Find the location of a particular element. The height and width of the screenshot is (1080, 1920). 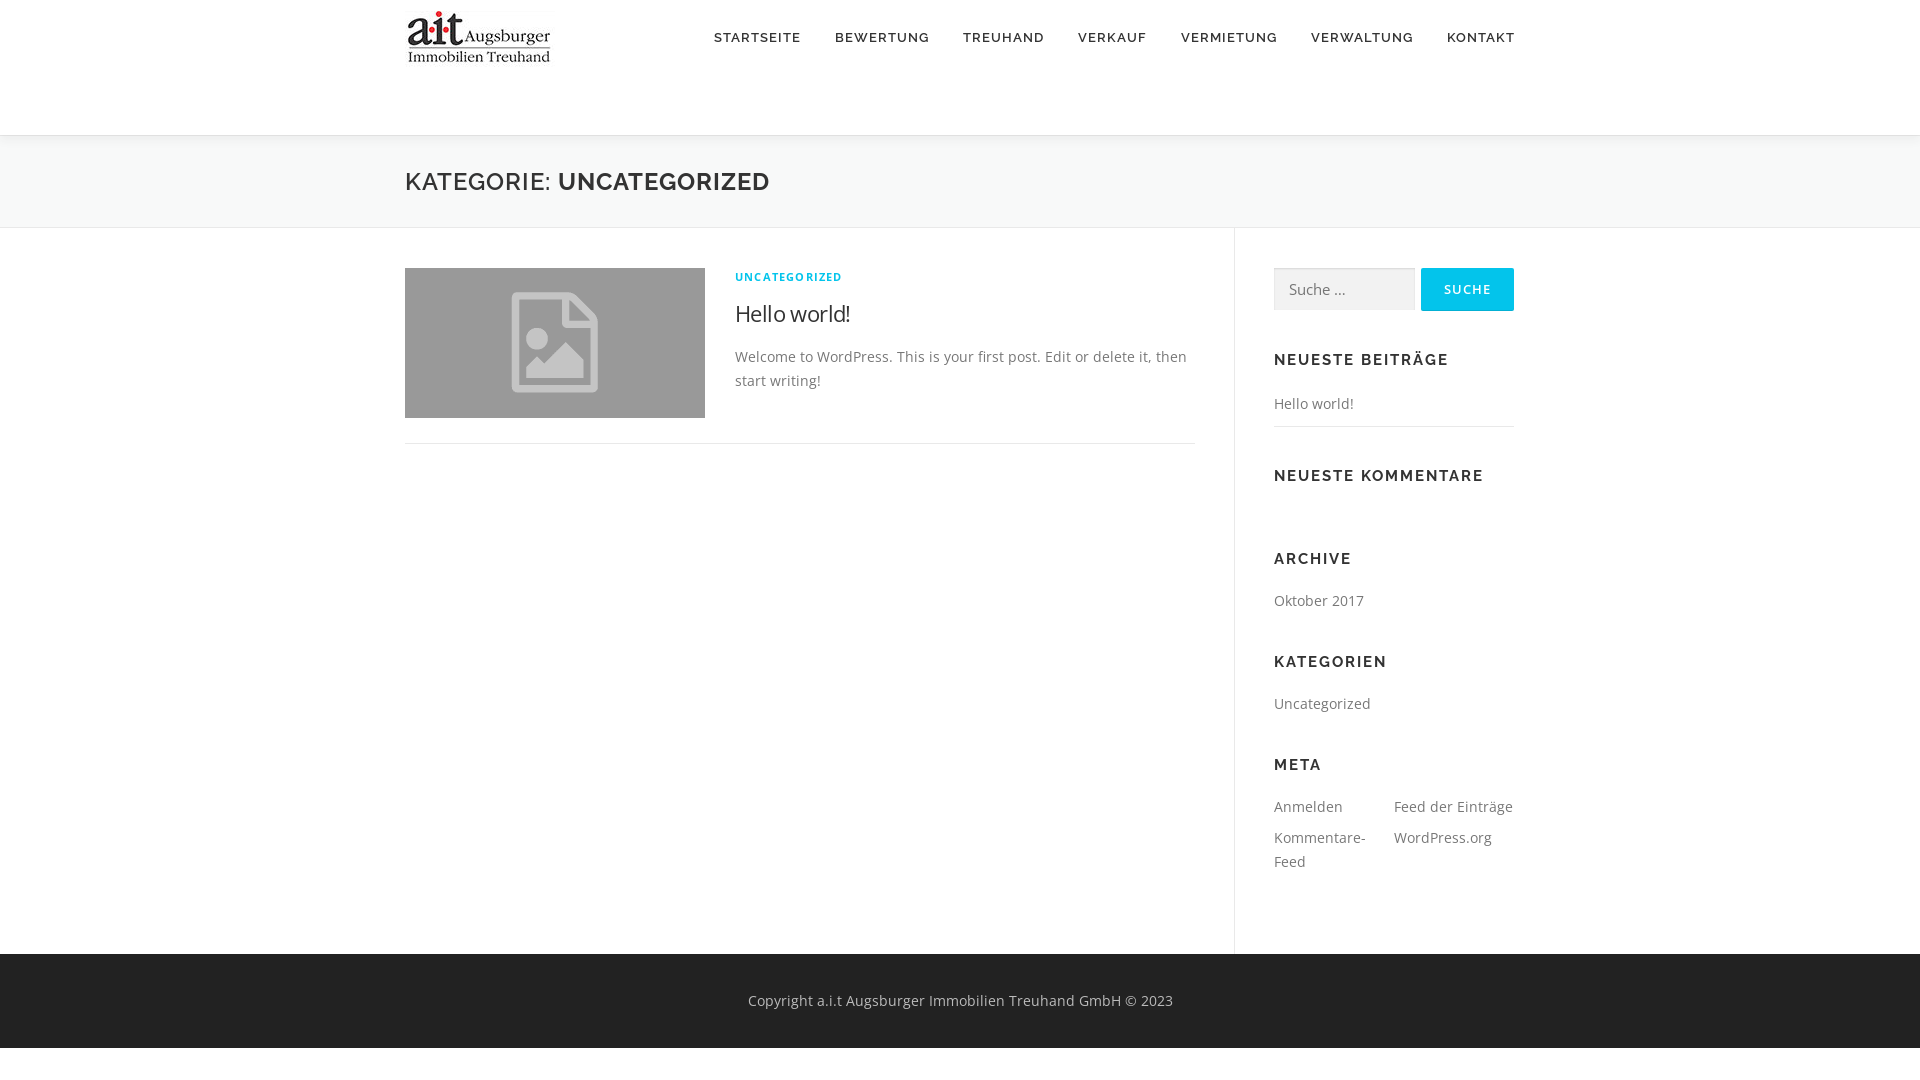

'Oktober 2017' is located at coordinates (1319, 599).